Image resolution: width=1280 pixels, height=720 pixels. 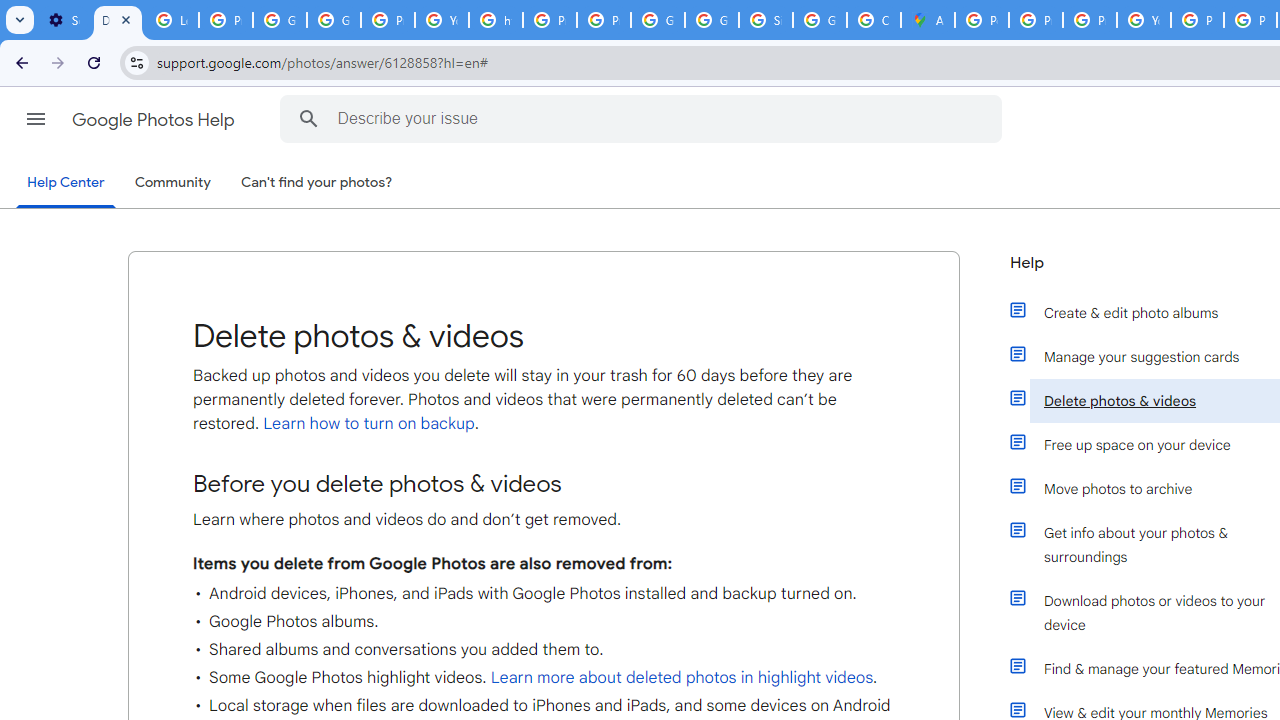 What do you see at coordinates (366, 423) in the screenshot?
I see `' Learn how to turn on backup'` at bounding box center [366, 423].